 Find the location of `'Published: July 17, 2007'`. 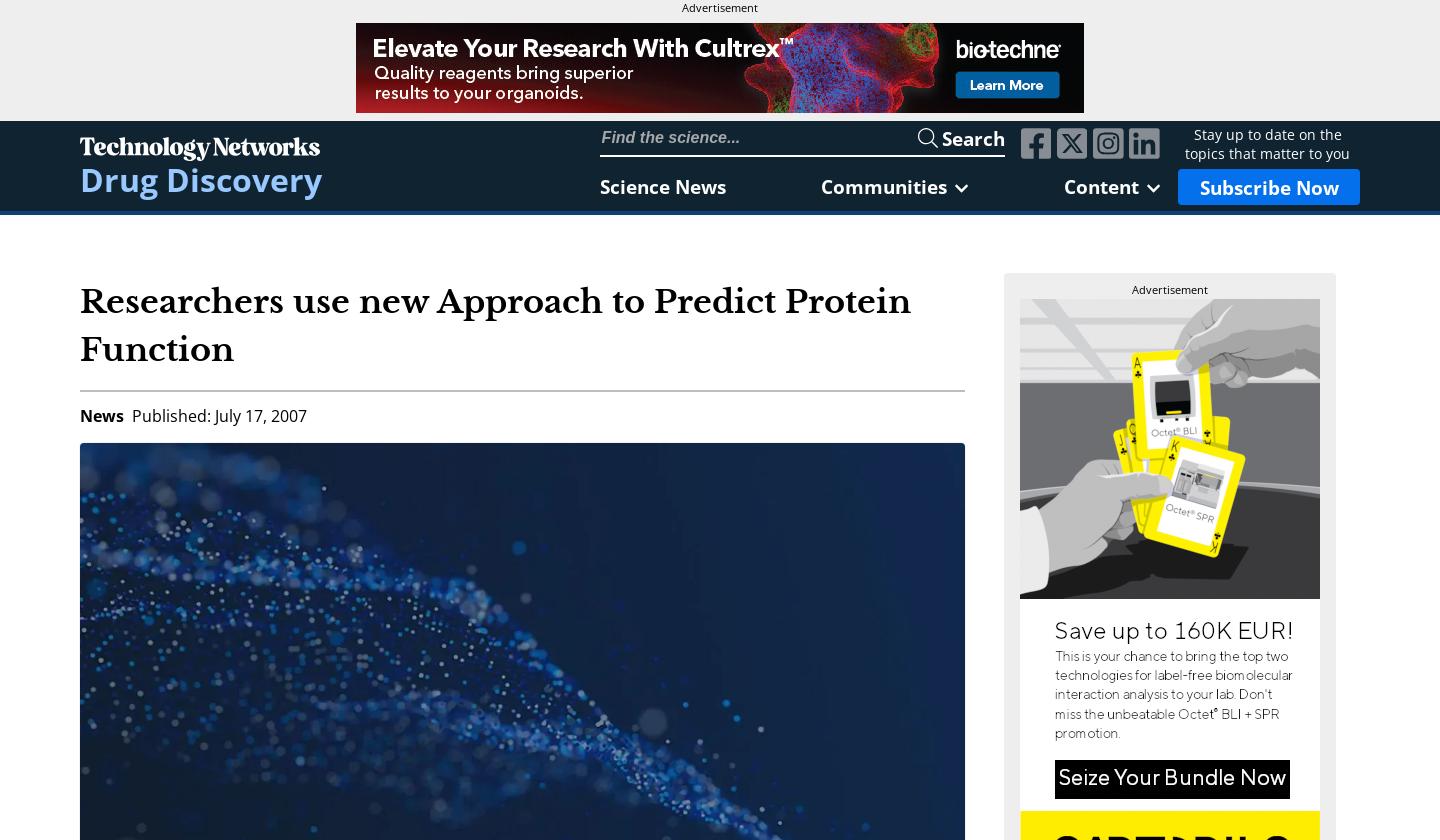

'Published: July 17, 2007' is located at coordinates (219, 415).